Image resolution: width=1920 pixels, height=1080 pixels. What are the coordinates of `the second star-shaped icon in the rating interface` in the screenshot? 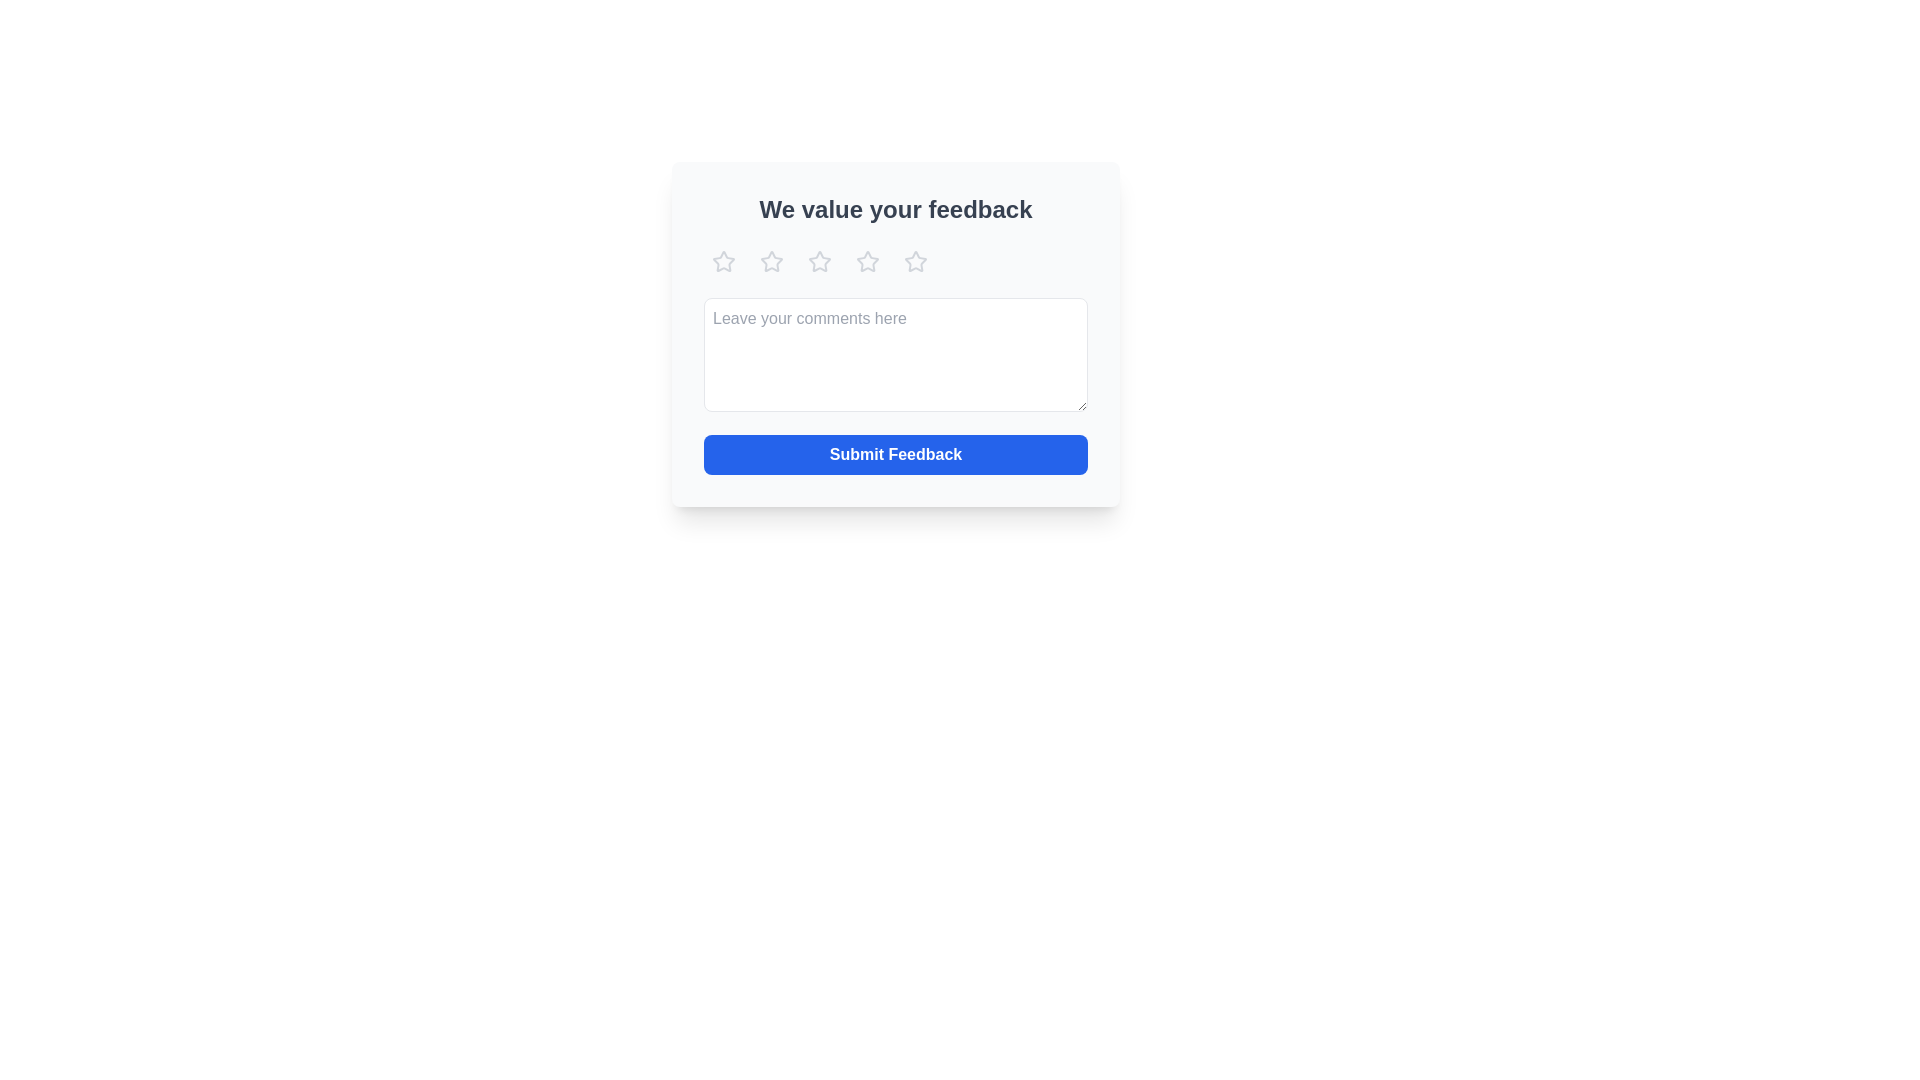 It's located at (868, 260).